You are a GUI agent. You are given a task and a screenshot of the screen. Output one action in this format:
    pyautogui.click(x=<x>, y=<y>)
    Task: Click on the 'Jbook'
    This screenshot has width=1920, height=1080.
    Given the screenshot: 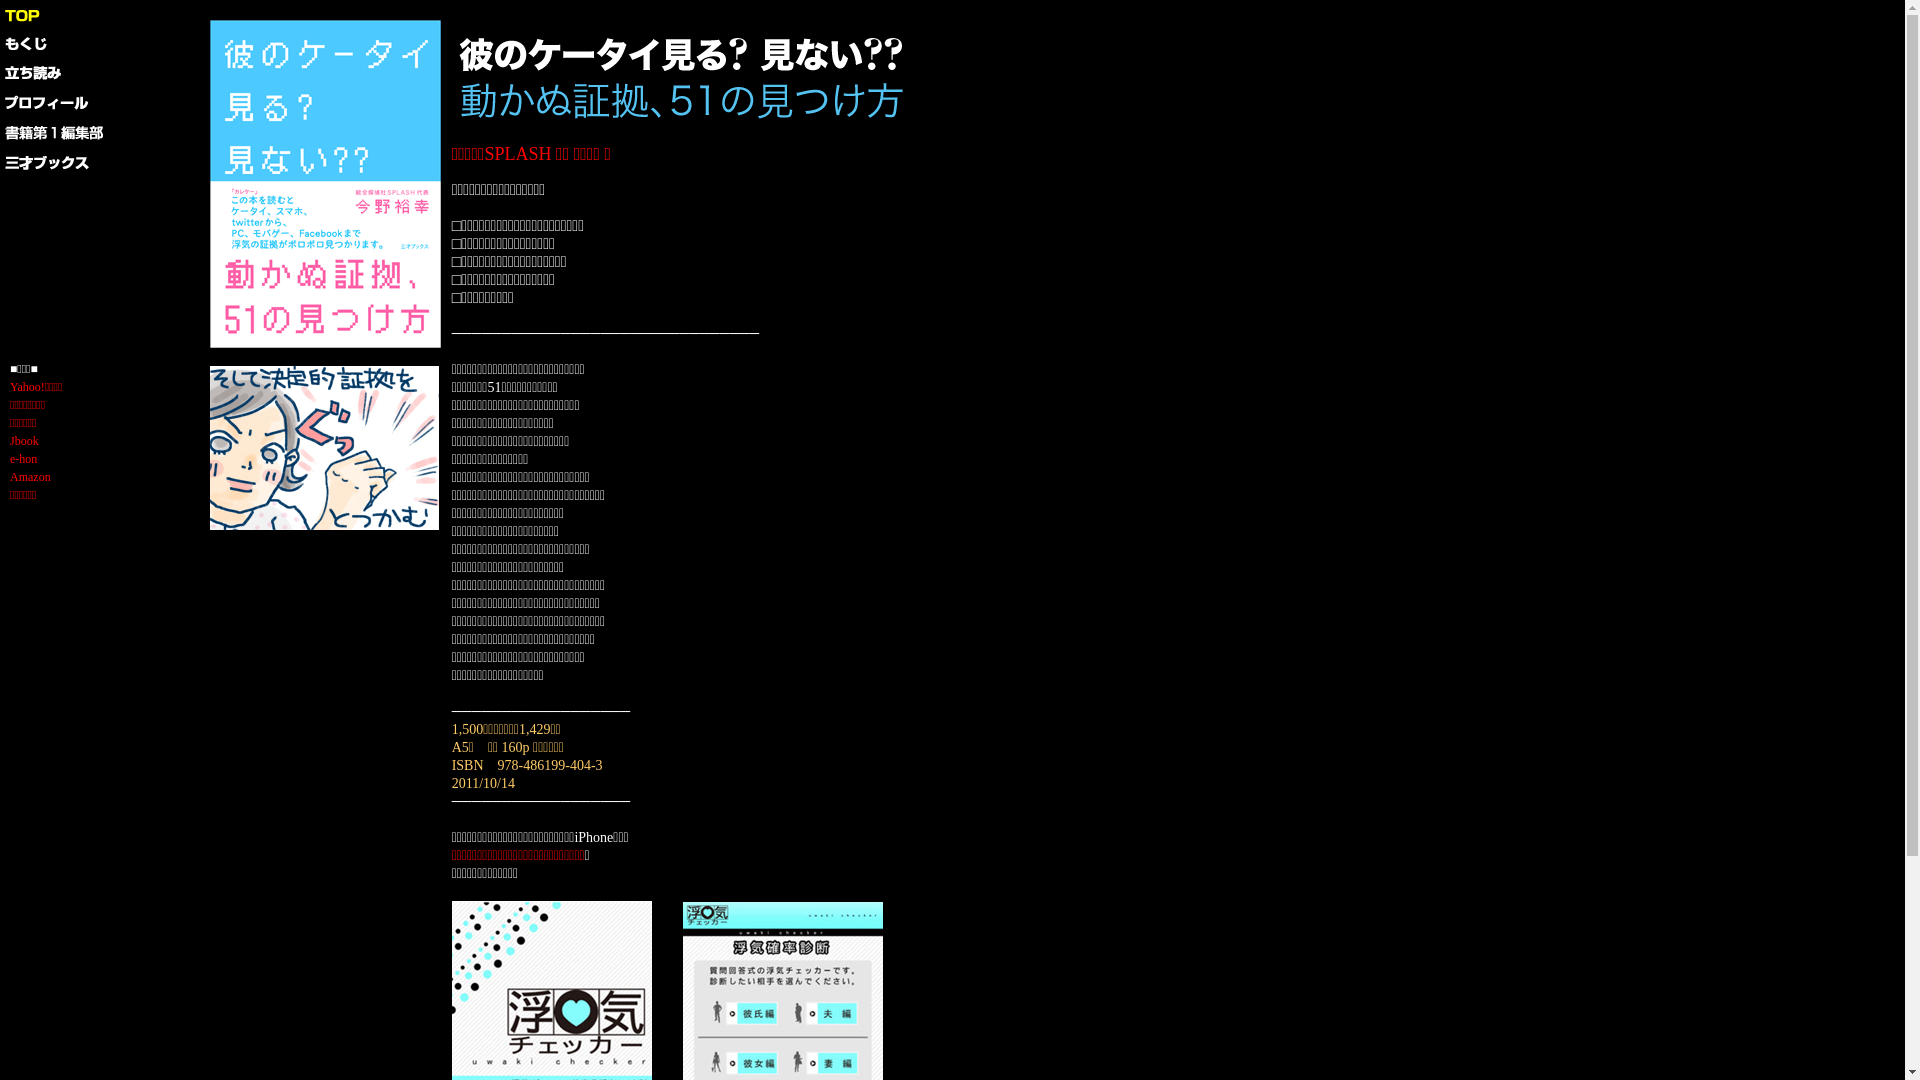 What is the action you would take?
    pyautogui.click(x=9, y=439)
    